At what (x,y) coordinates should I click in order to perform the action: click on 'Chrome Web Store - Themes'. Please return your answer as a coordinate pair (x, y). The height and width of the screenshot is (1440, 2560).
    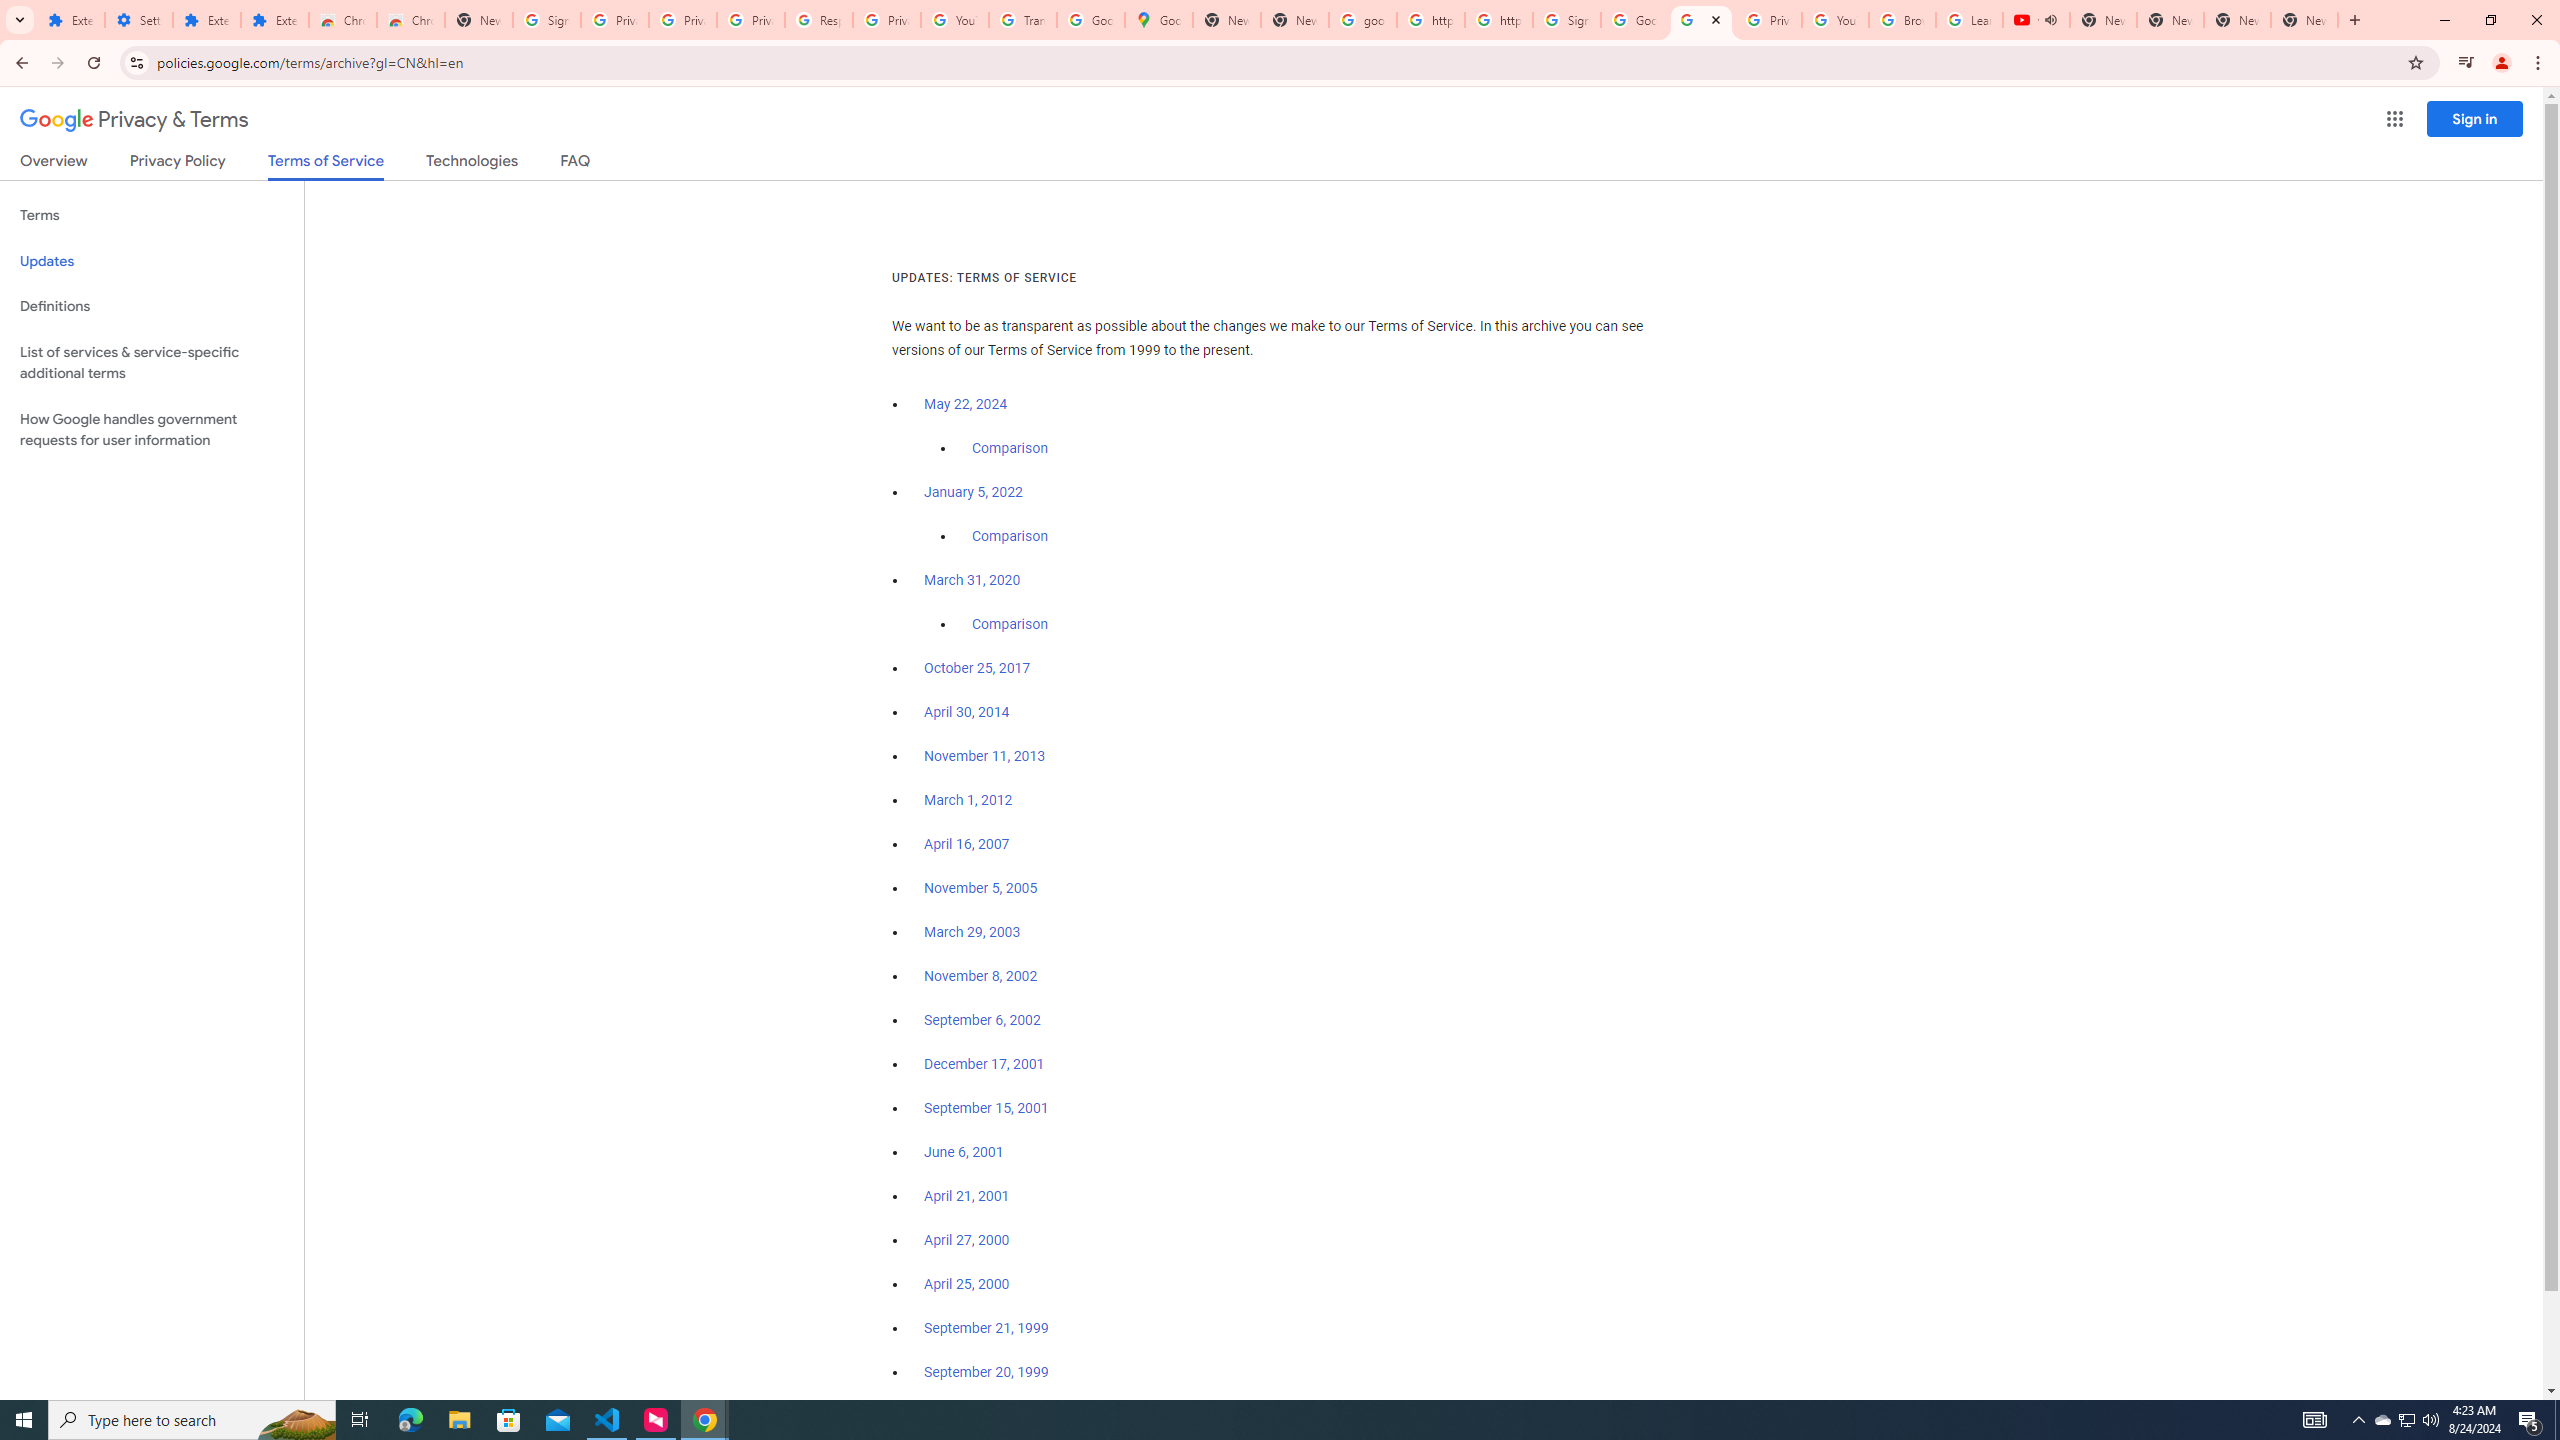
    Looking at the image, I should click on (409, 19).